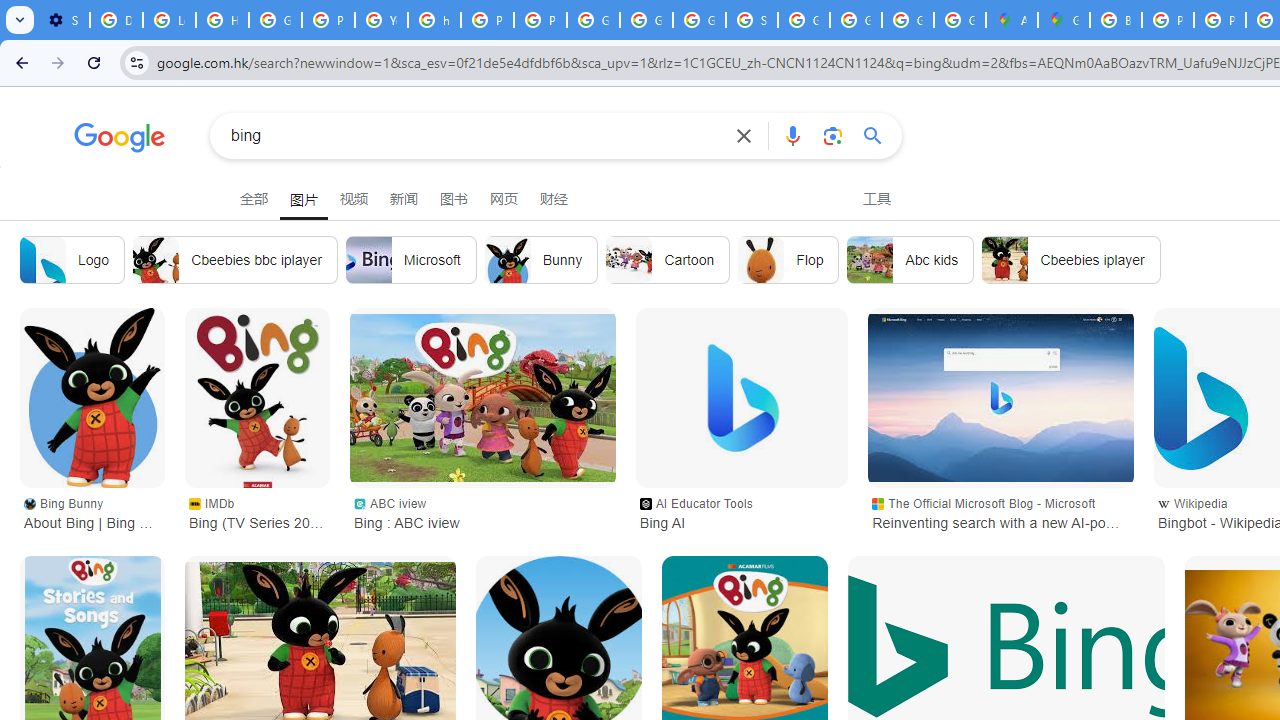 The height and width of the screenshot is (720, 1280). I want to click on 'Bing : ABC iview', so click(482, 397).